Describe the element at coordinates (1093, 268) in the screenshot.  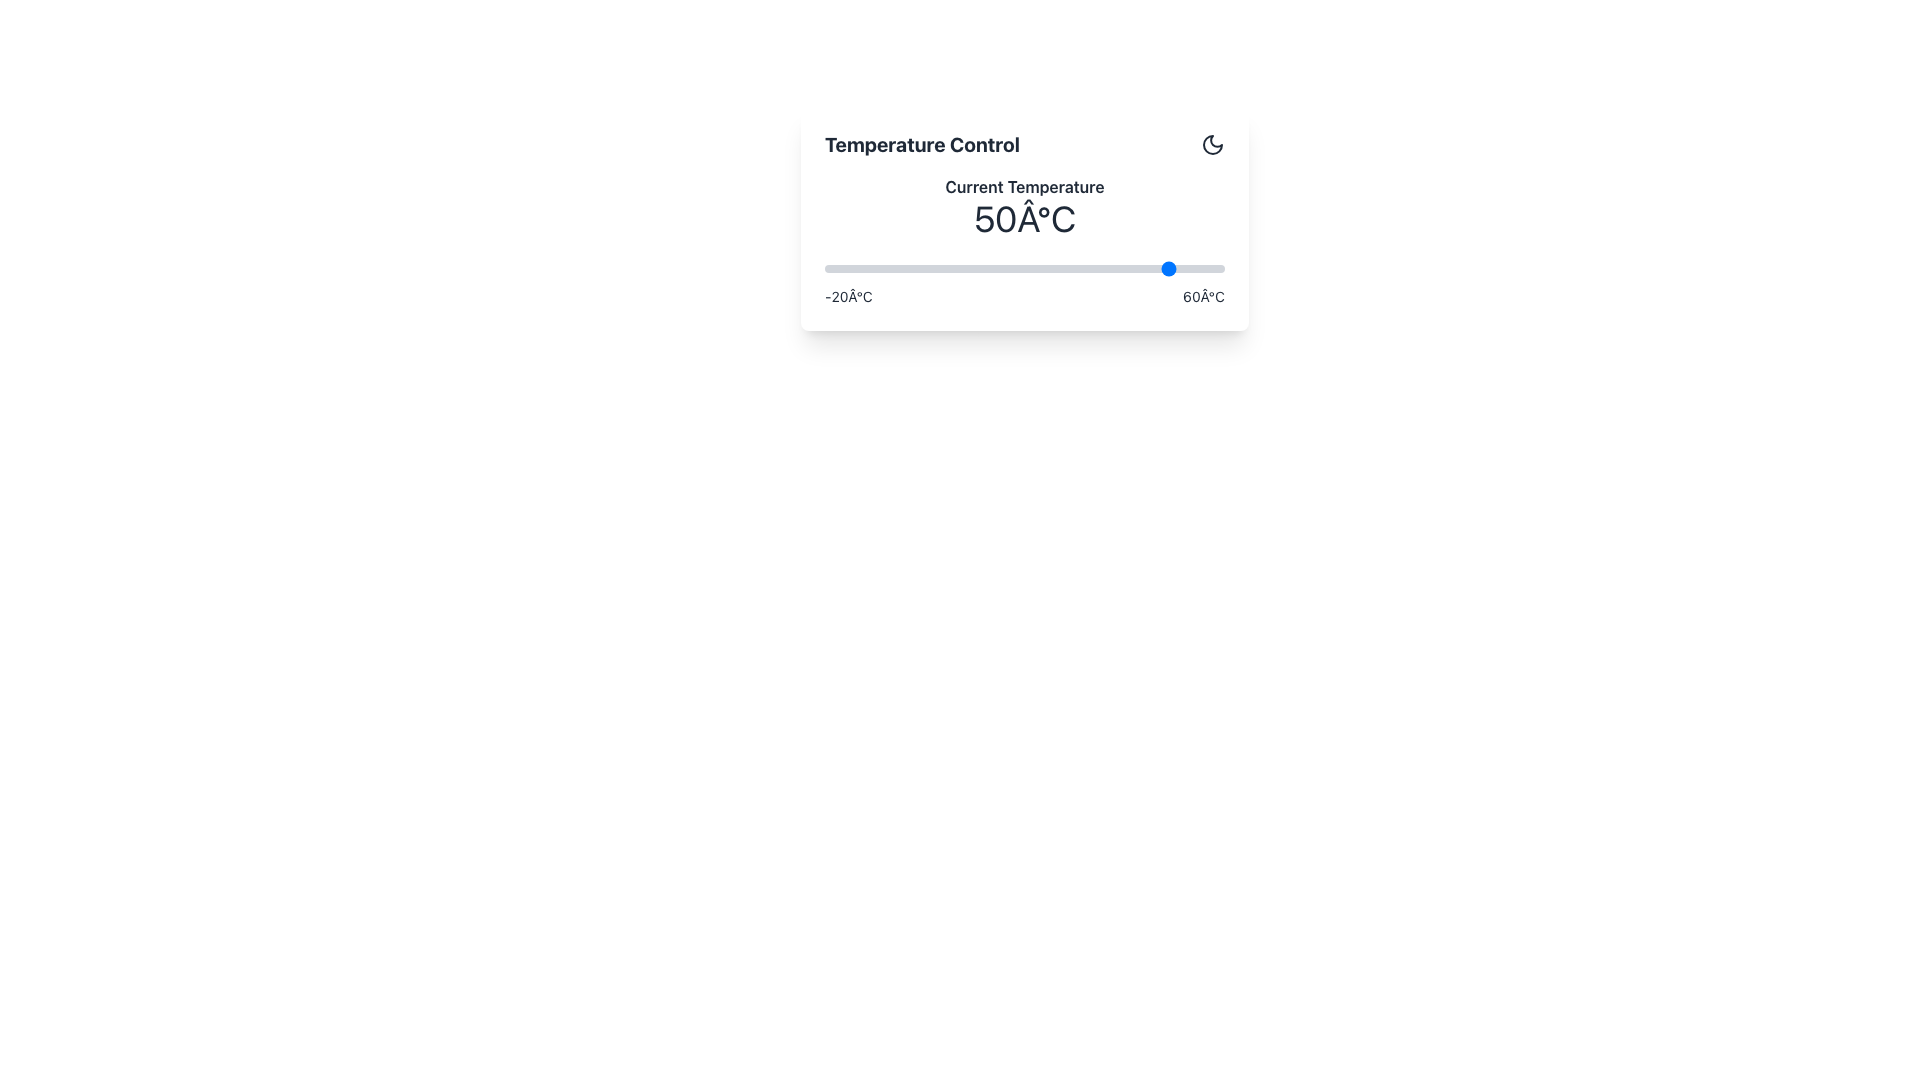
I see `the temperature` at that location.